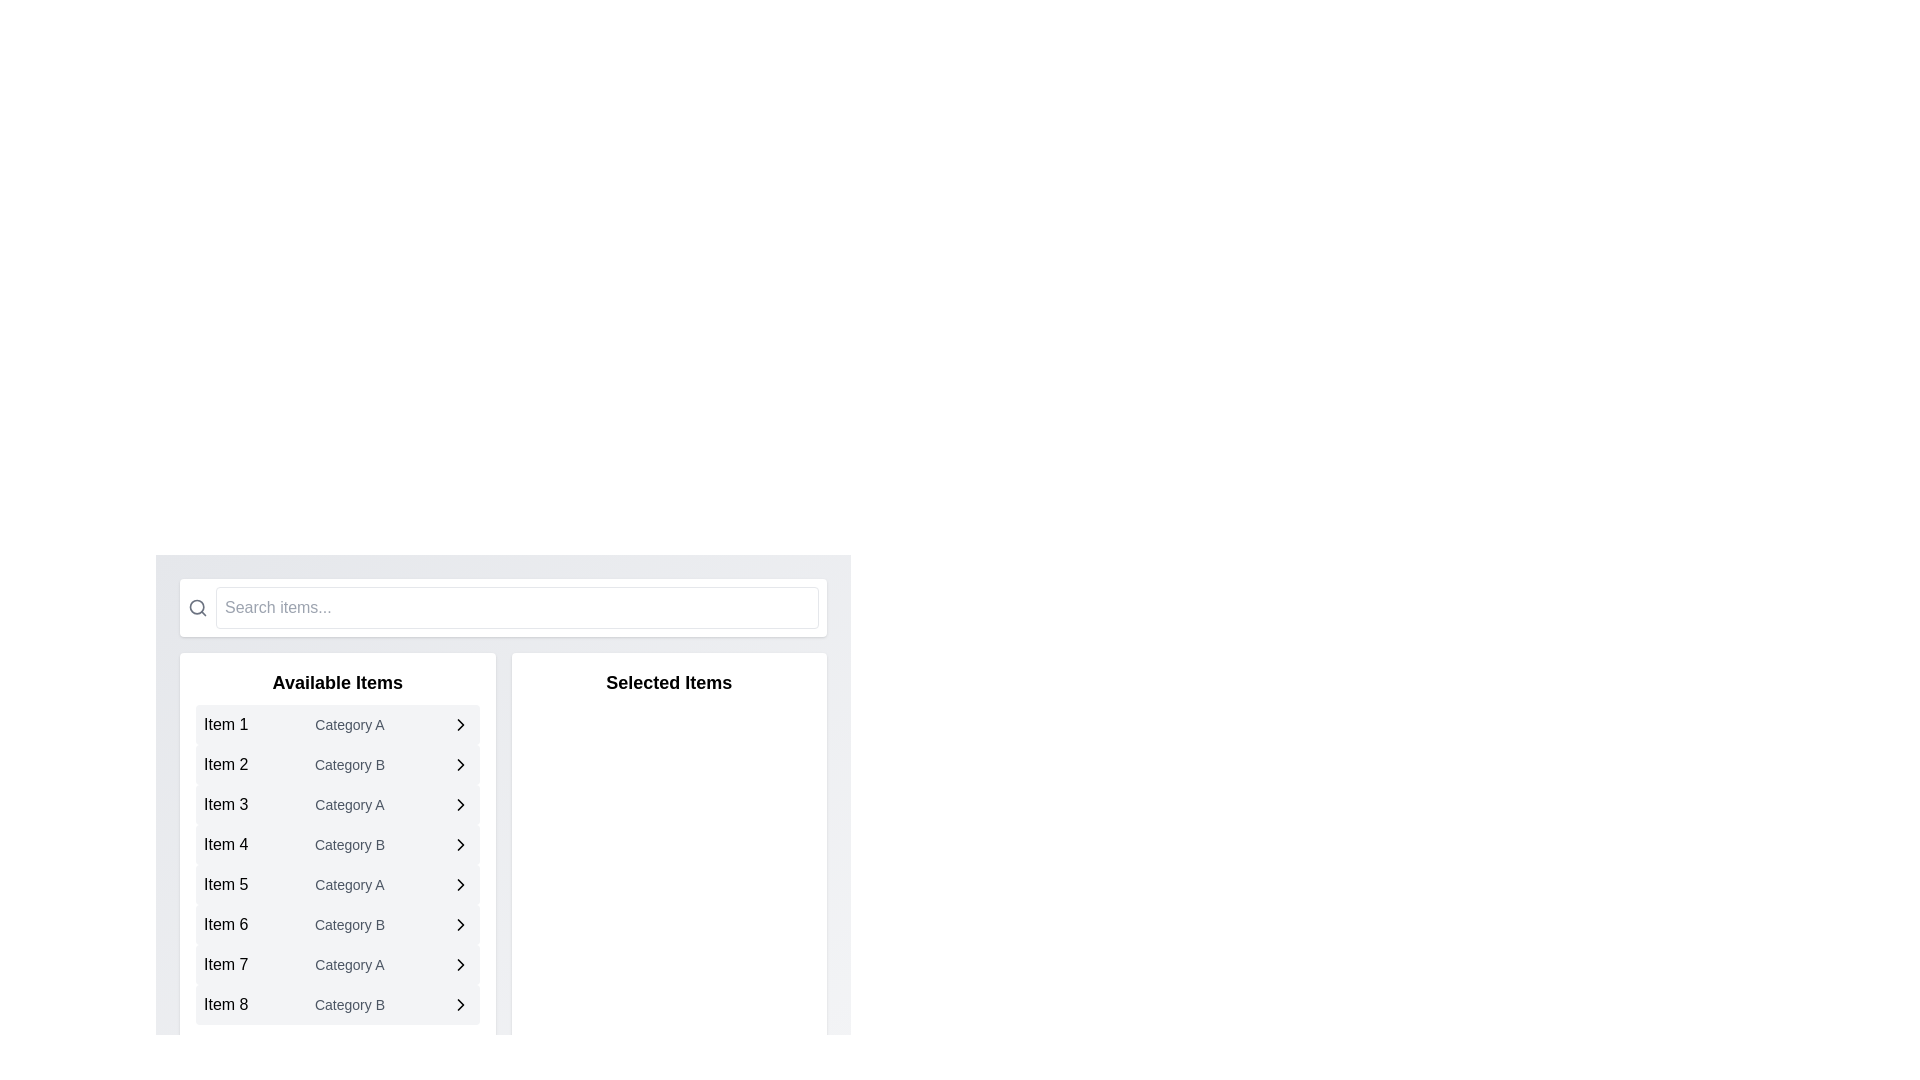 The image size is (1920, 1080). I want to click on the sixth list item with text and icon in the 'Available Items' section, so click(337, 925).